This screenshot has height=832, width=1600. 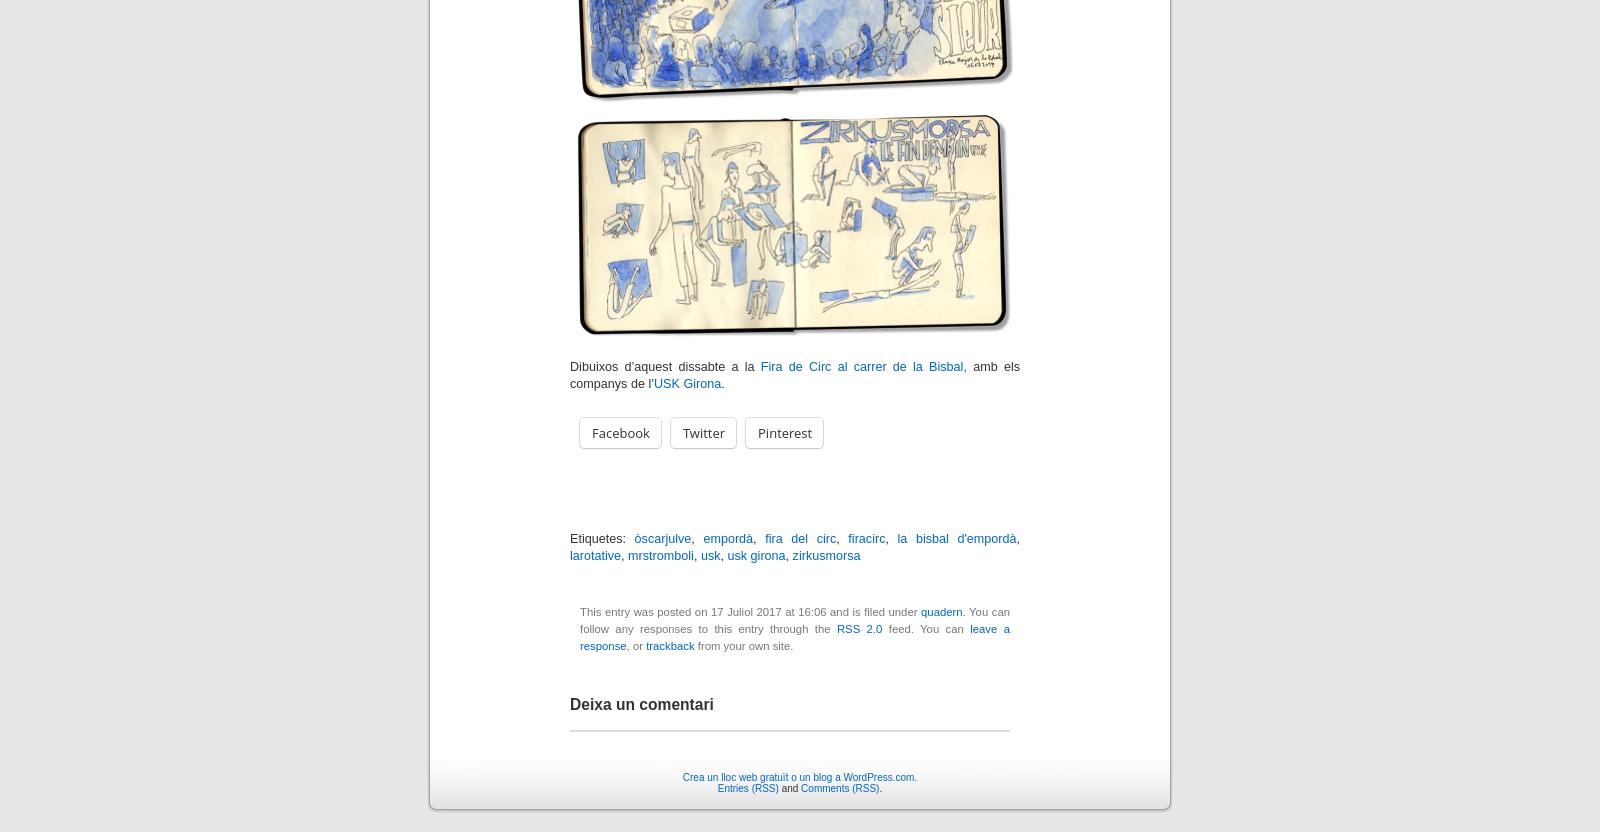 What do you see at coordinates (747, 786) in the screenshot?
I see `'Entries (RSS)'` at bounding box center [747, 786].